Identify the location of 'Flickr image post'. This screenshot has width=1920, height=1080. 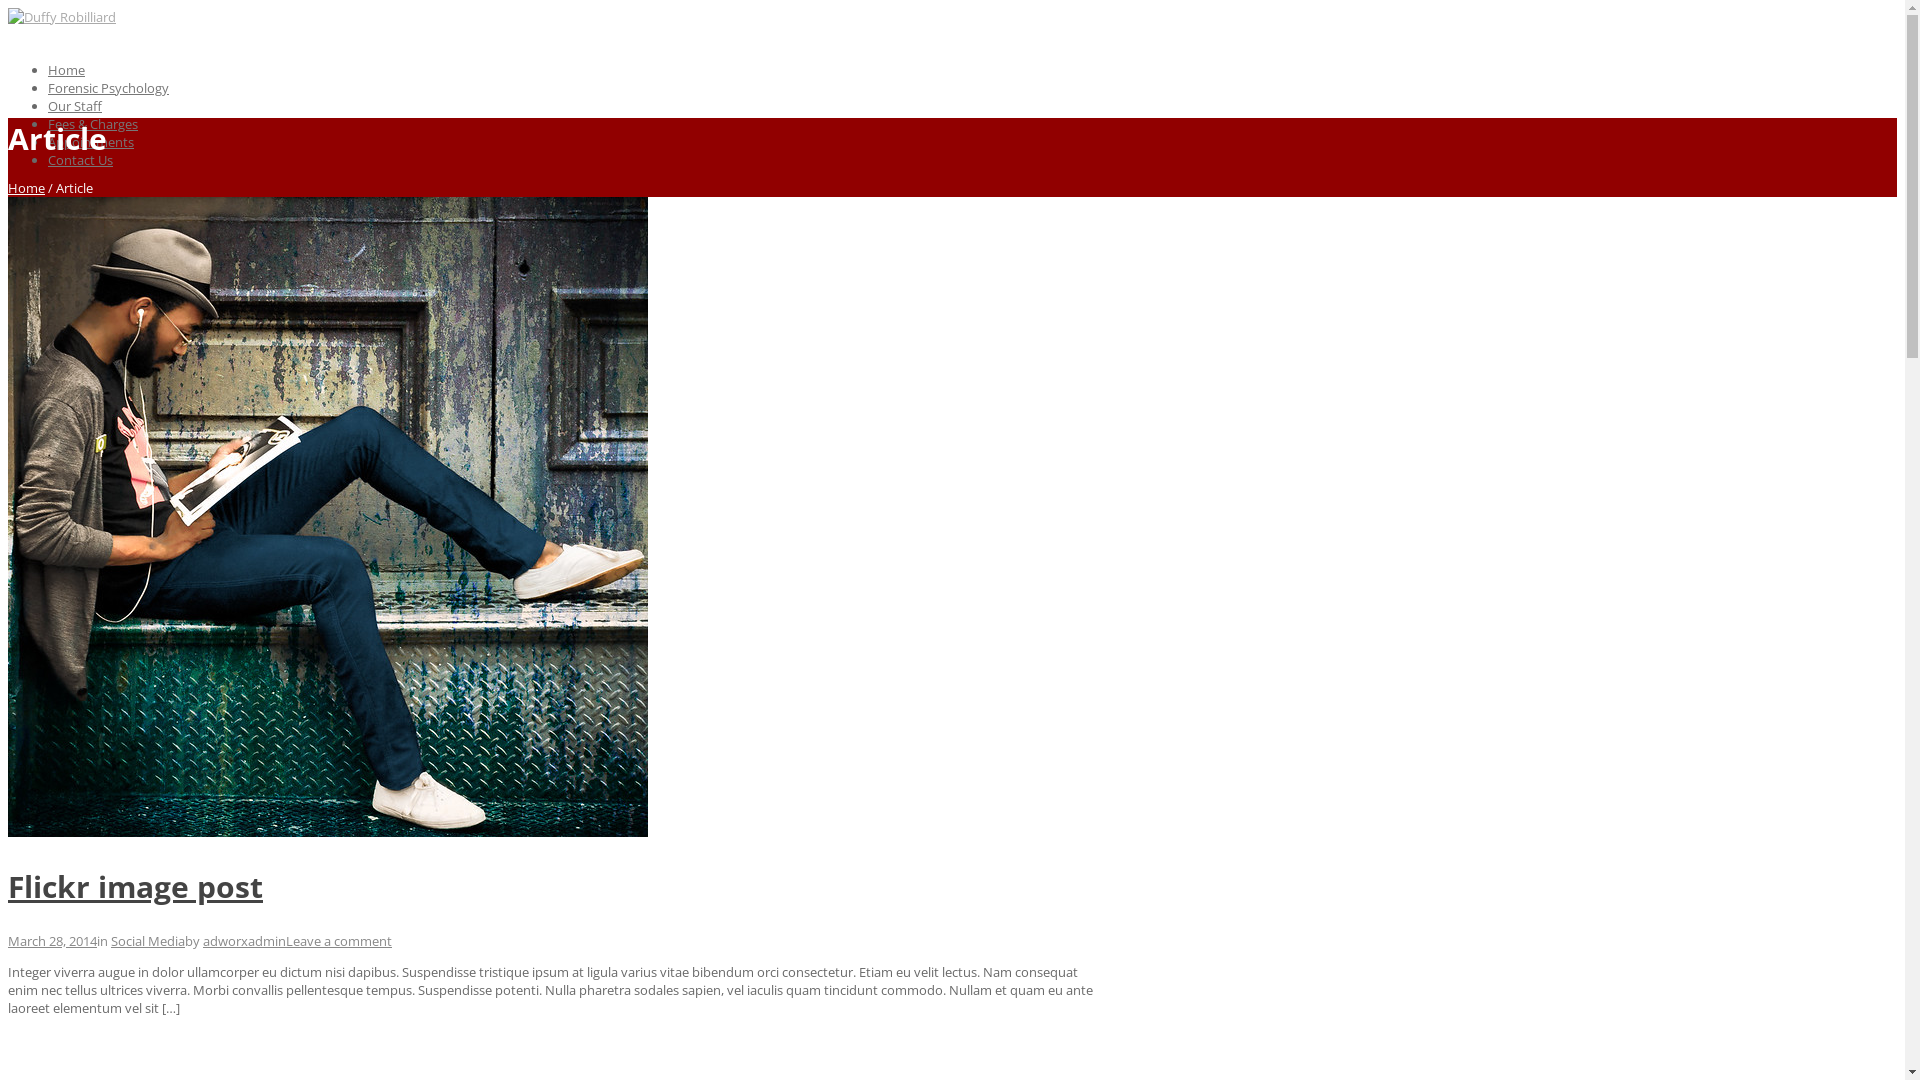
(134, 885).